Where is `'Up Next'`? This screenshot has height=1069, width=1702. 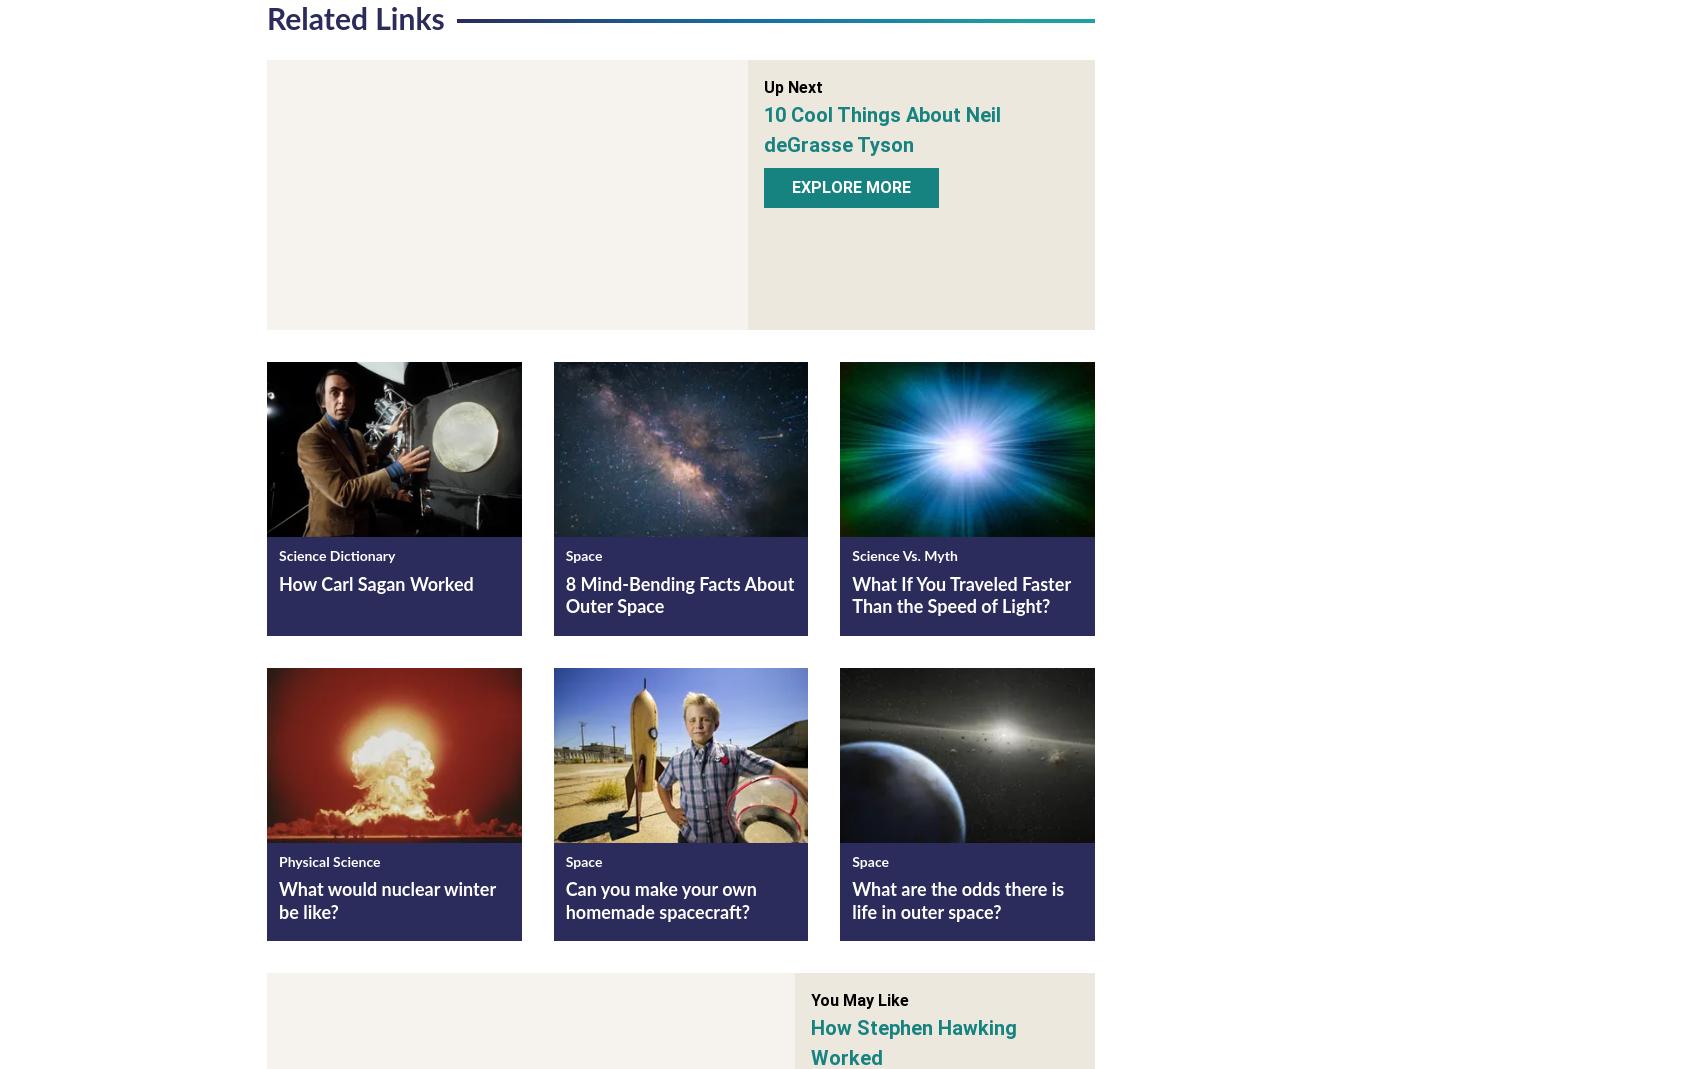 'Up Next' is located at coordinates (792, 89).